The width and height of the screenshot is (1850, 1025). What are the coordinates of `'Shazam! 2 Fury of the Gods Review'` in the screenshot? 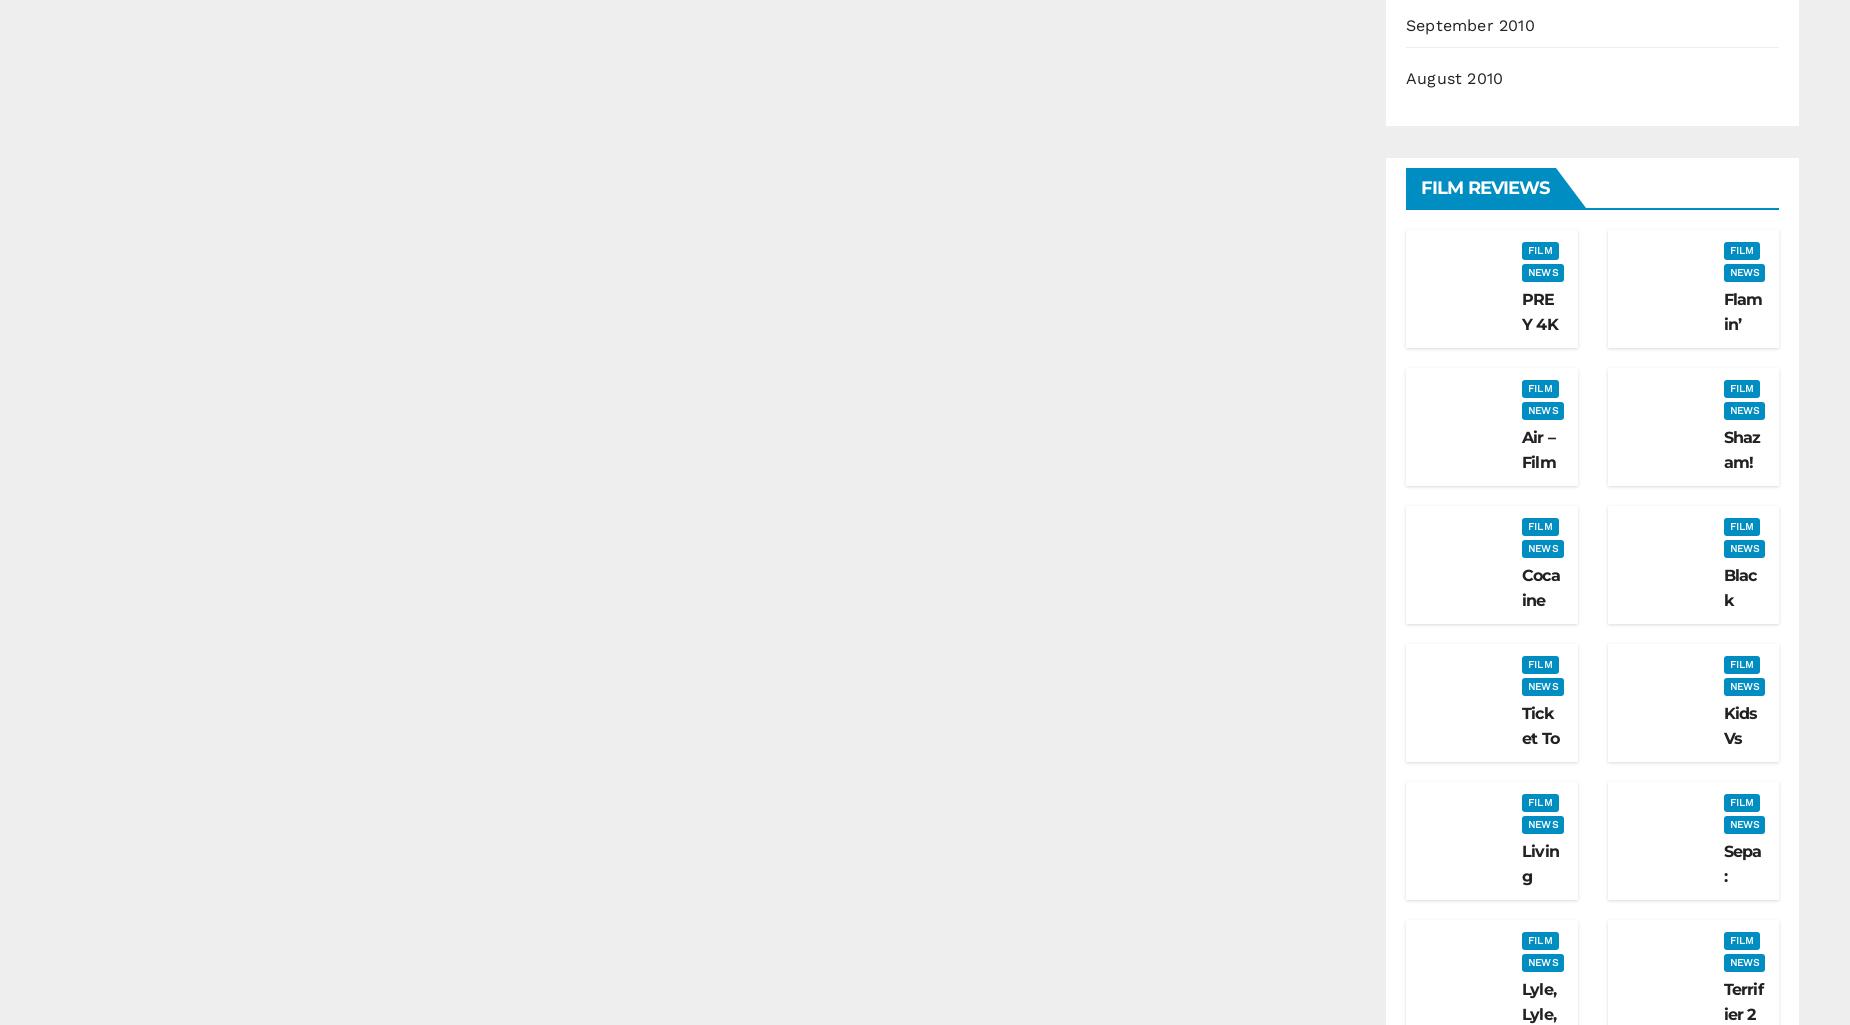 It's located at (1742, 536).